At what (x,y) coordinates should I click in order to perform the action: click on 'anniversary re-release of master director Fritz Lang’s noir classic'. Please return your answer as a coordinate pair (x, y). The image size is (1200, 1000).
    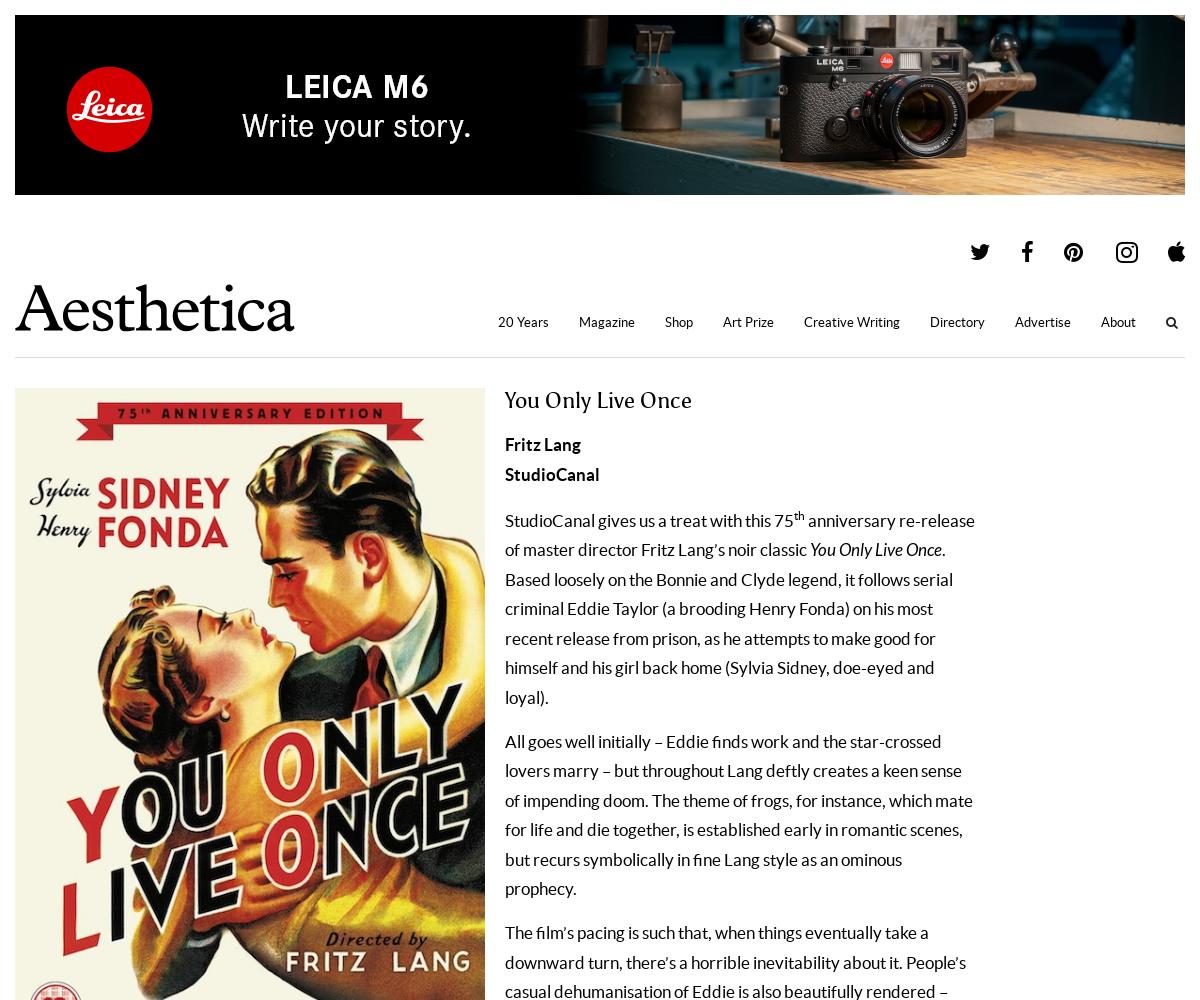
    Looking at the image, I should click on (740, 534).